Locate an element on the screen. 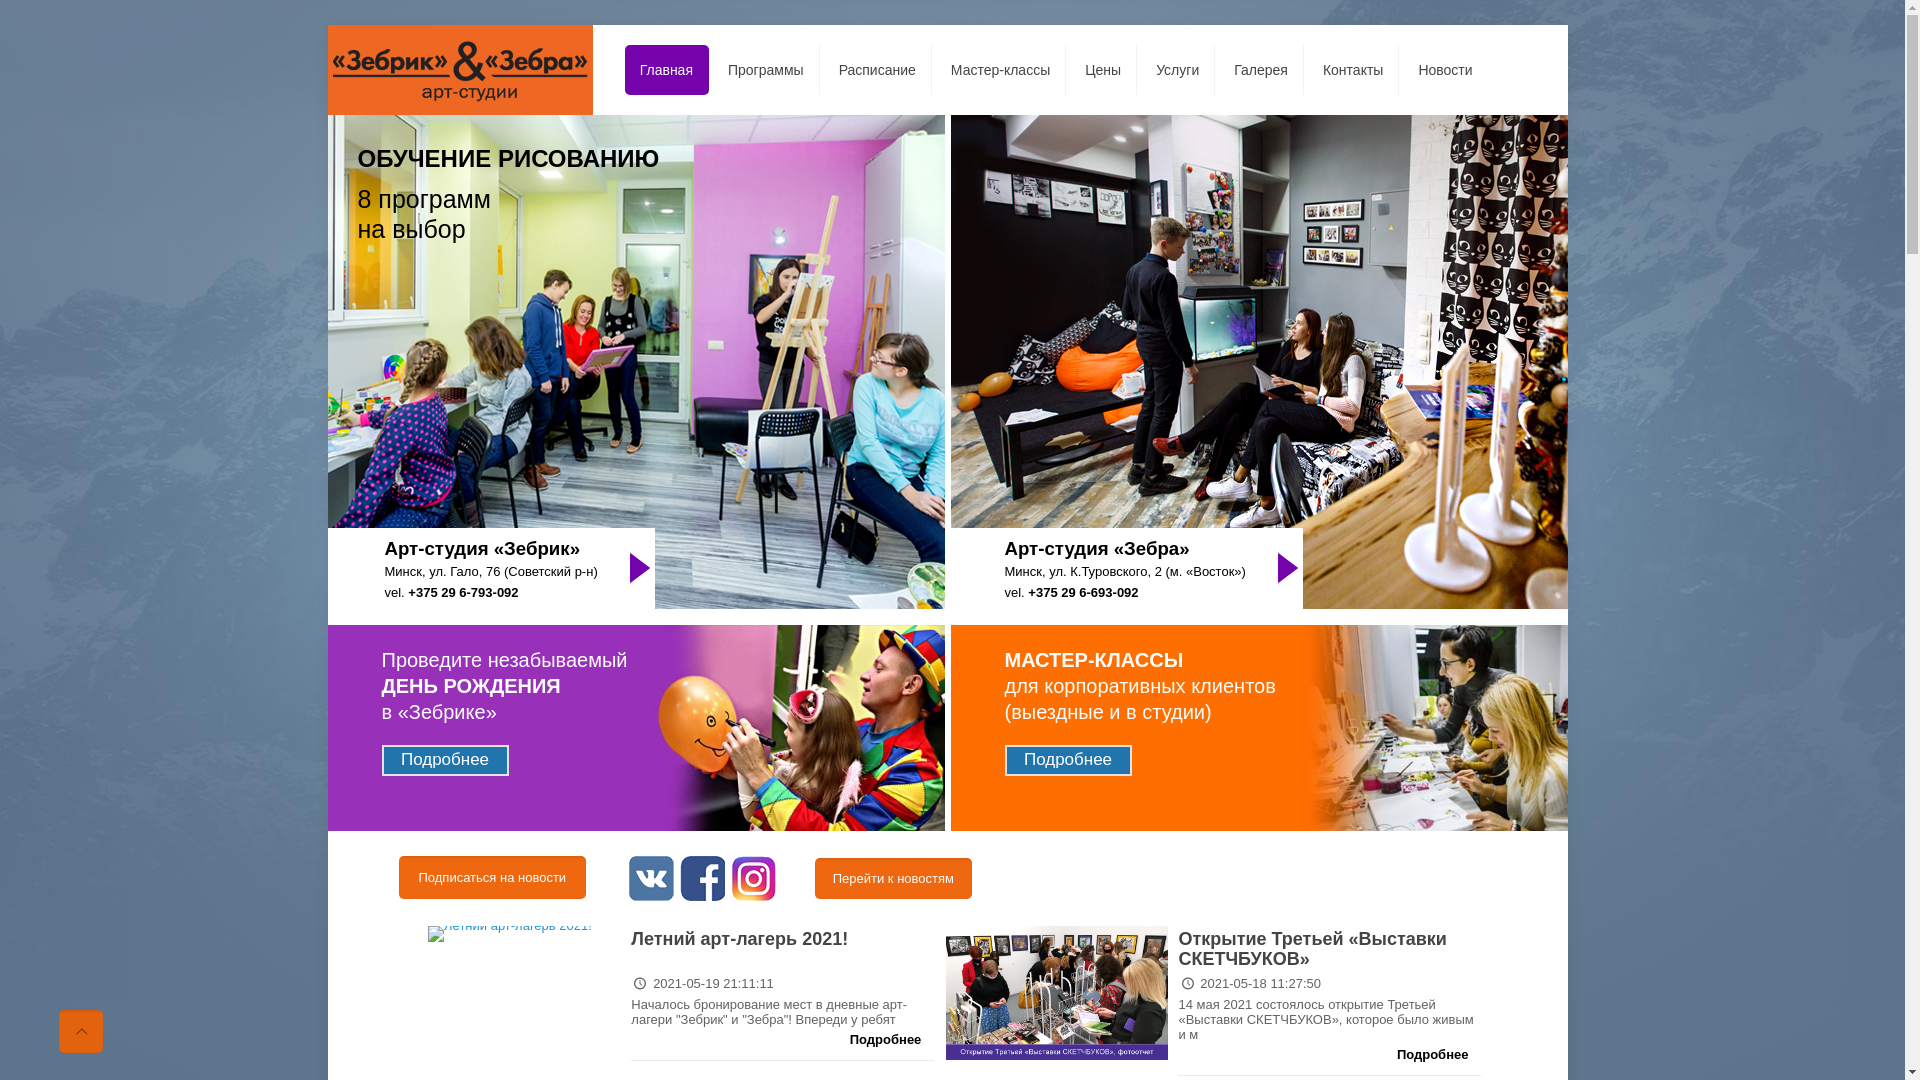  '+375 29 6-693-092' is located at coordinates (1082, 591).